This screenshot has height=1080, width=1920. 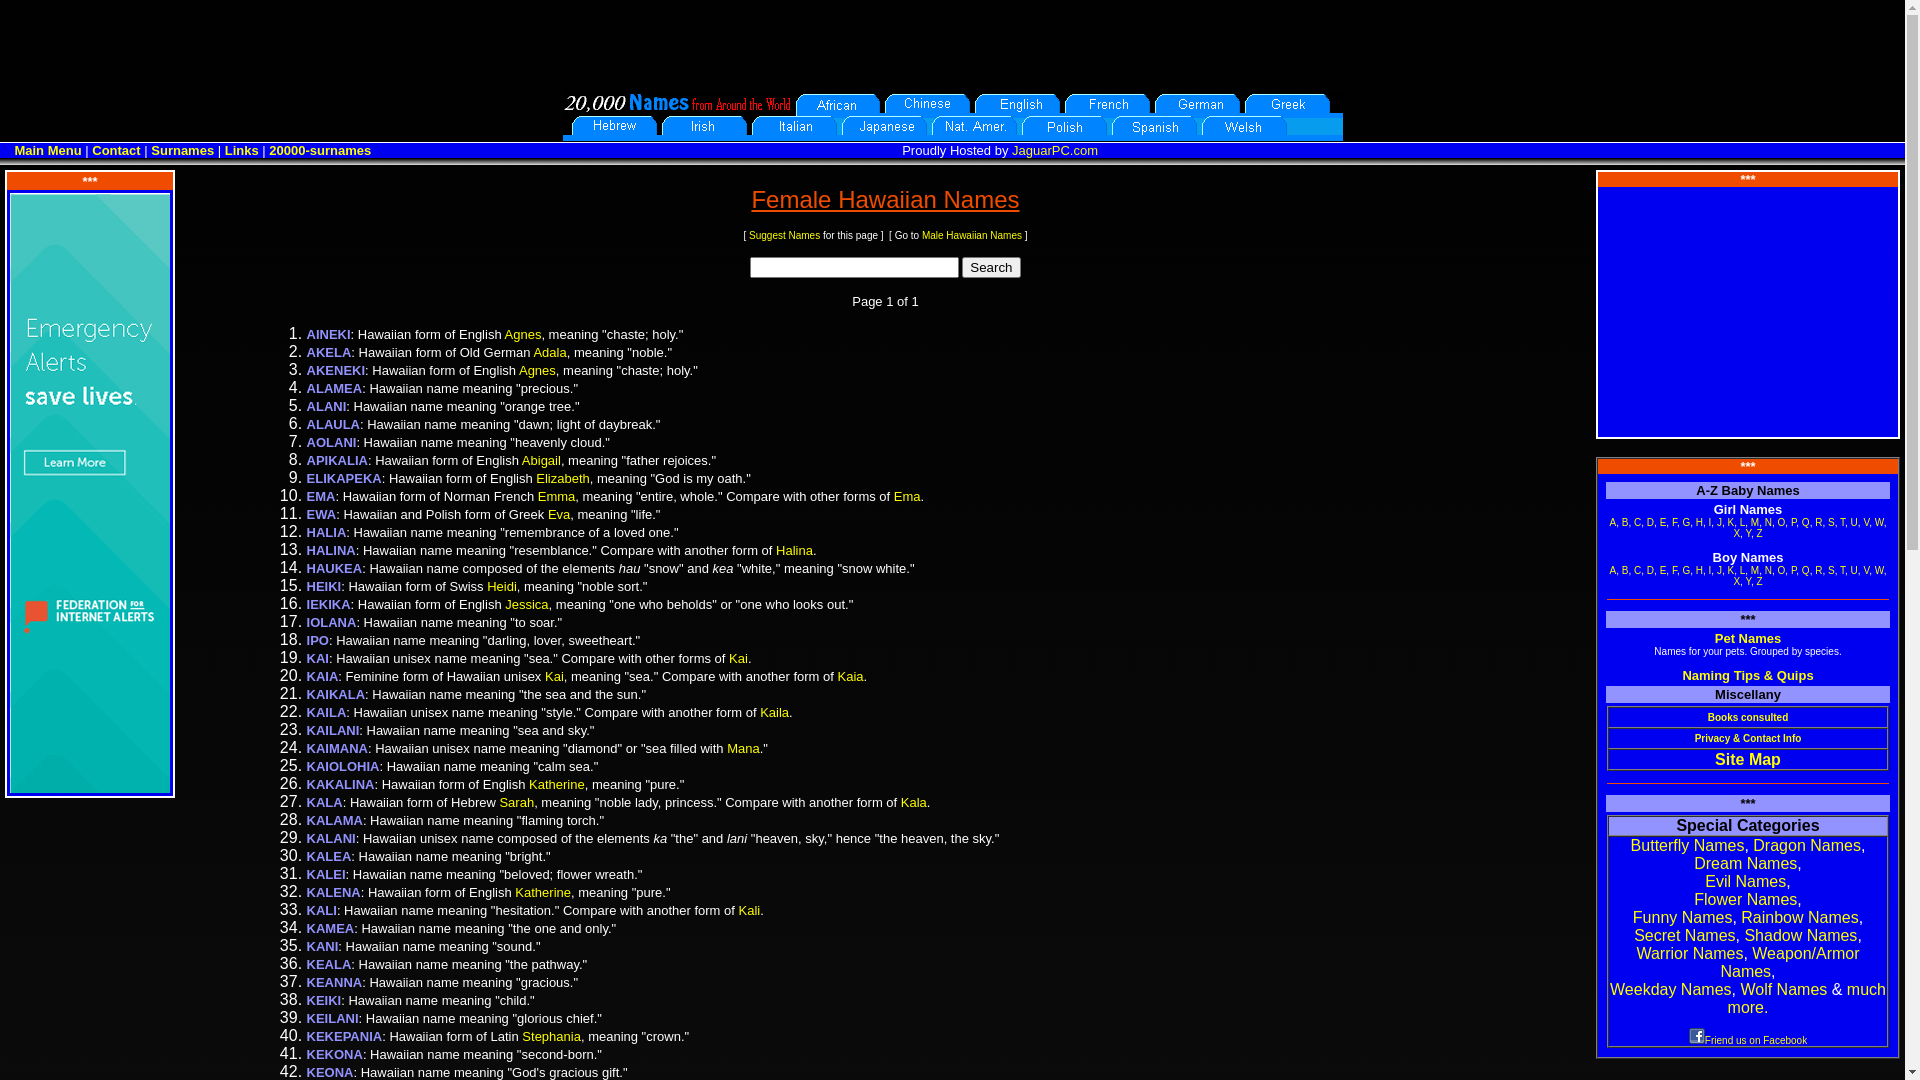 What do you see at coordinates (1768, 570) in the screenshot?
I see `'N'` at bounding box center [1768, 570].